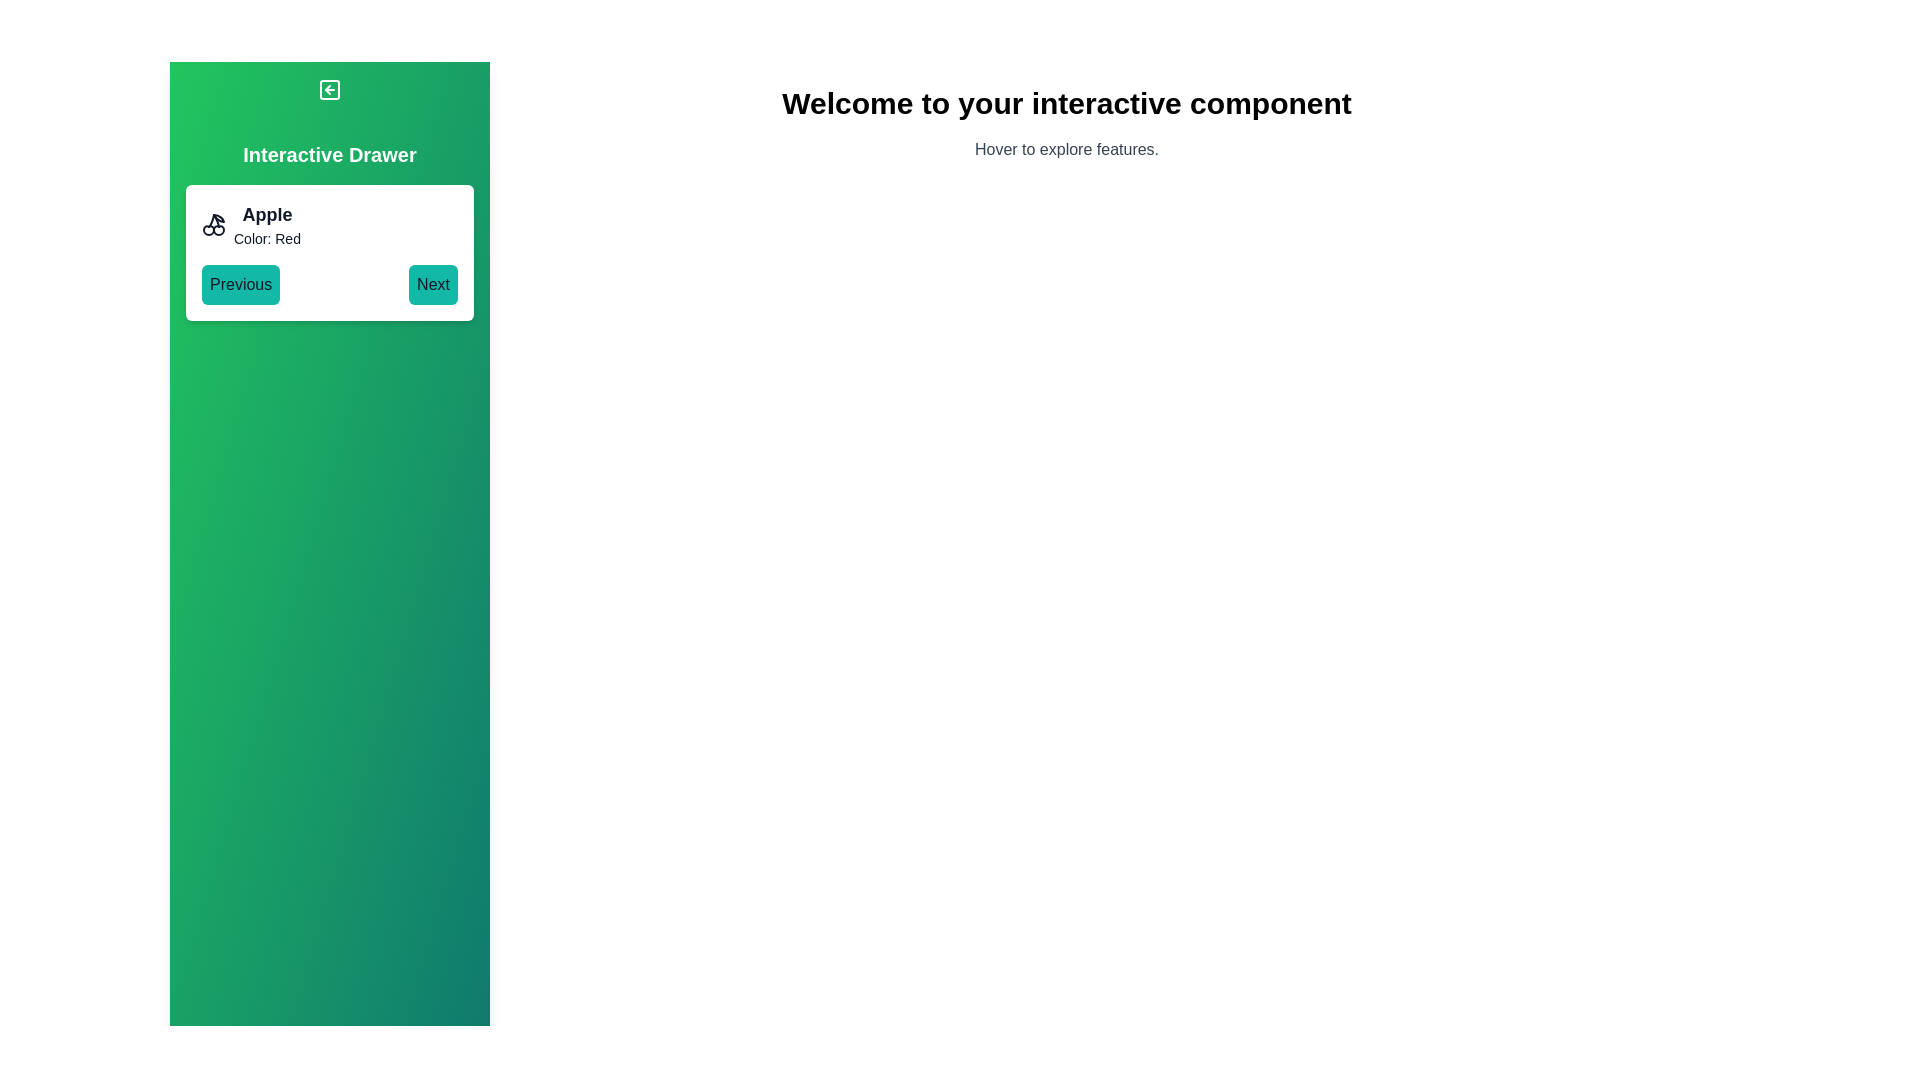 The width and height of the screenshot is (1920, 1080). I want to click on the active item's display area to inspect its name and color, so click(330, 224).